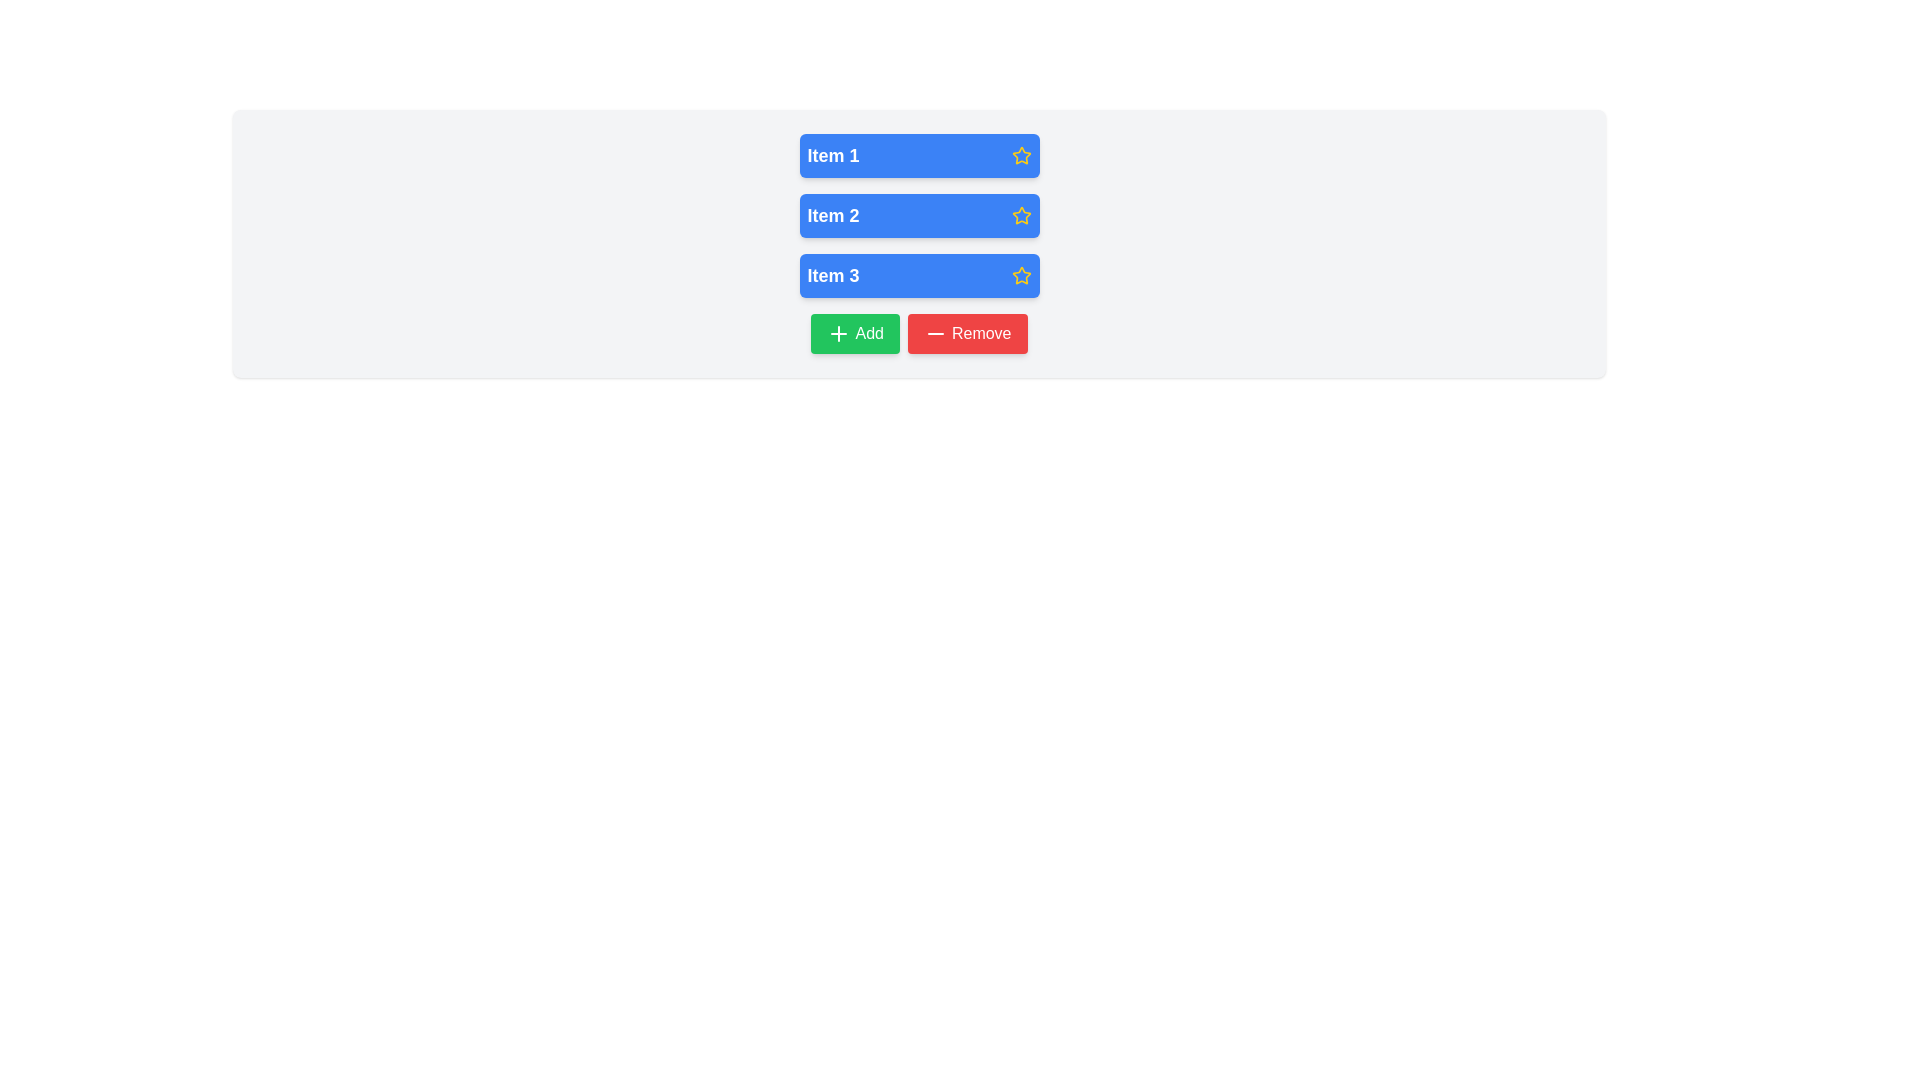  What do you see at coordinates (839, 333) in the screenshot?
I see `the plus icon located on the green 'Add' button below the item list` at bounding box center [839, 333].